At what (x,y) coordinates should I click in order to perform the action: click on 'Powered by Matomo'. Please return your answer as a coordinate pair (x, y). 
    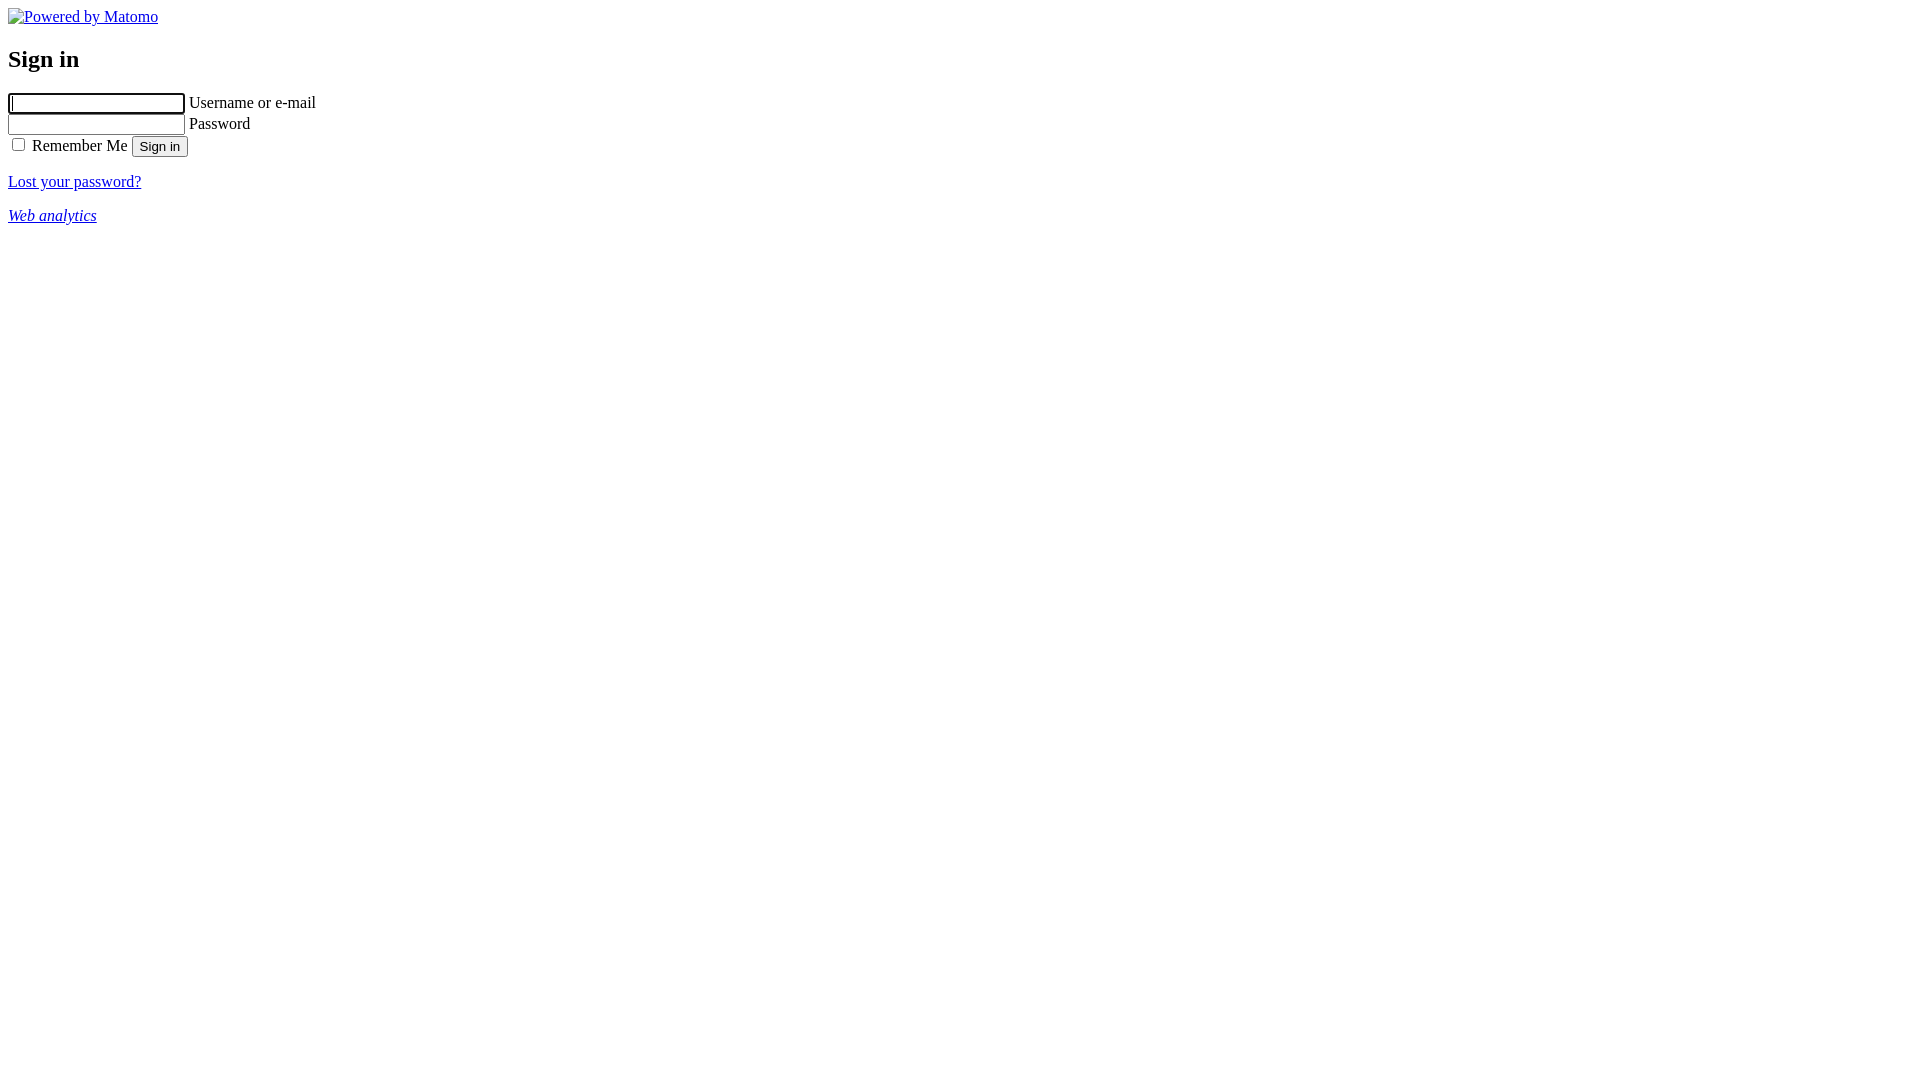
    Looking at the image, I should click on (81, 16).